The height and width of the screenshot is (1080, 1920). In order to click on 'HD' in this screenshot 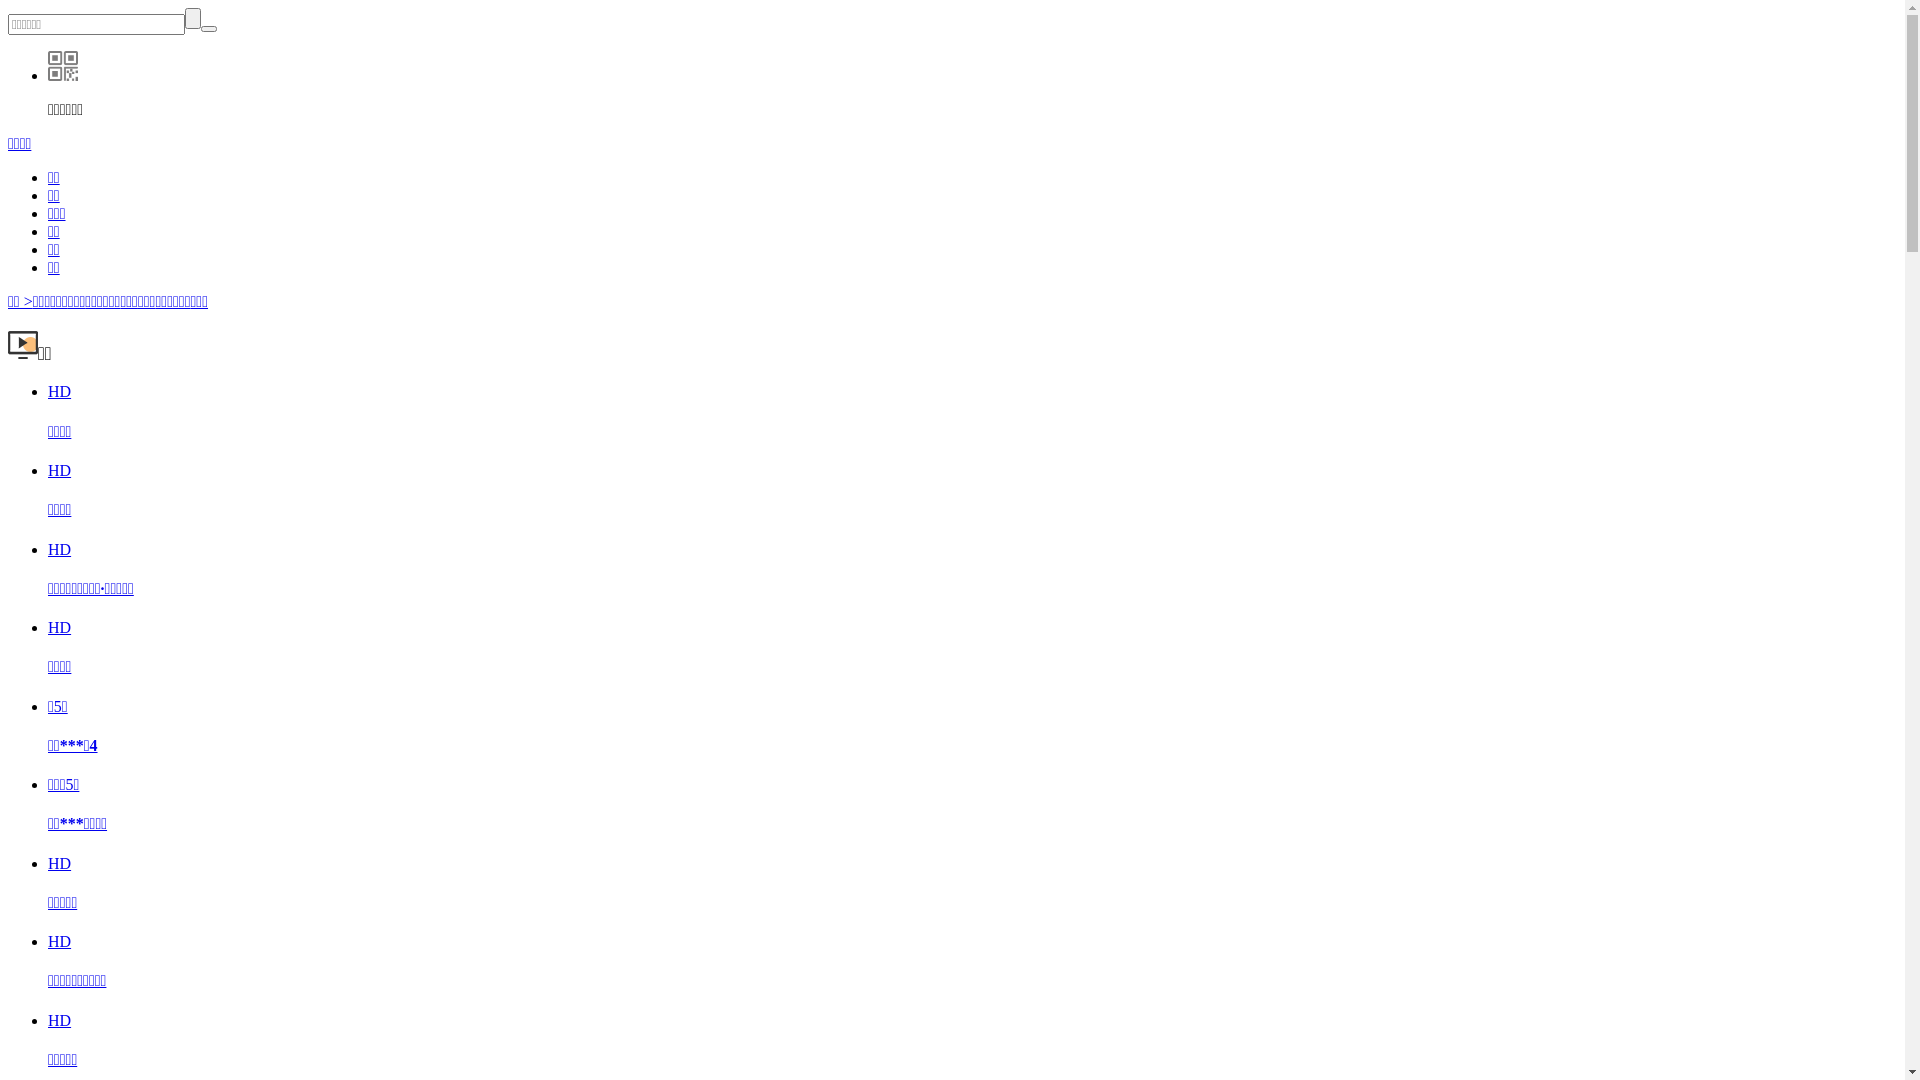, I will do `click(59, 548)`.